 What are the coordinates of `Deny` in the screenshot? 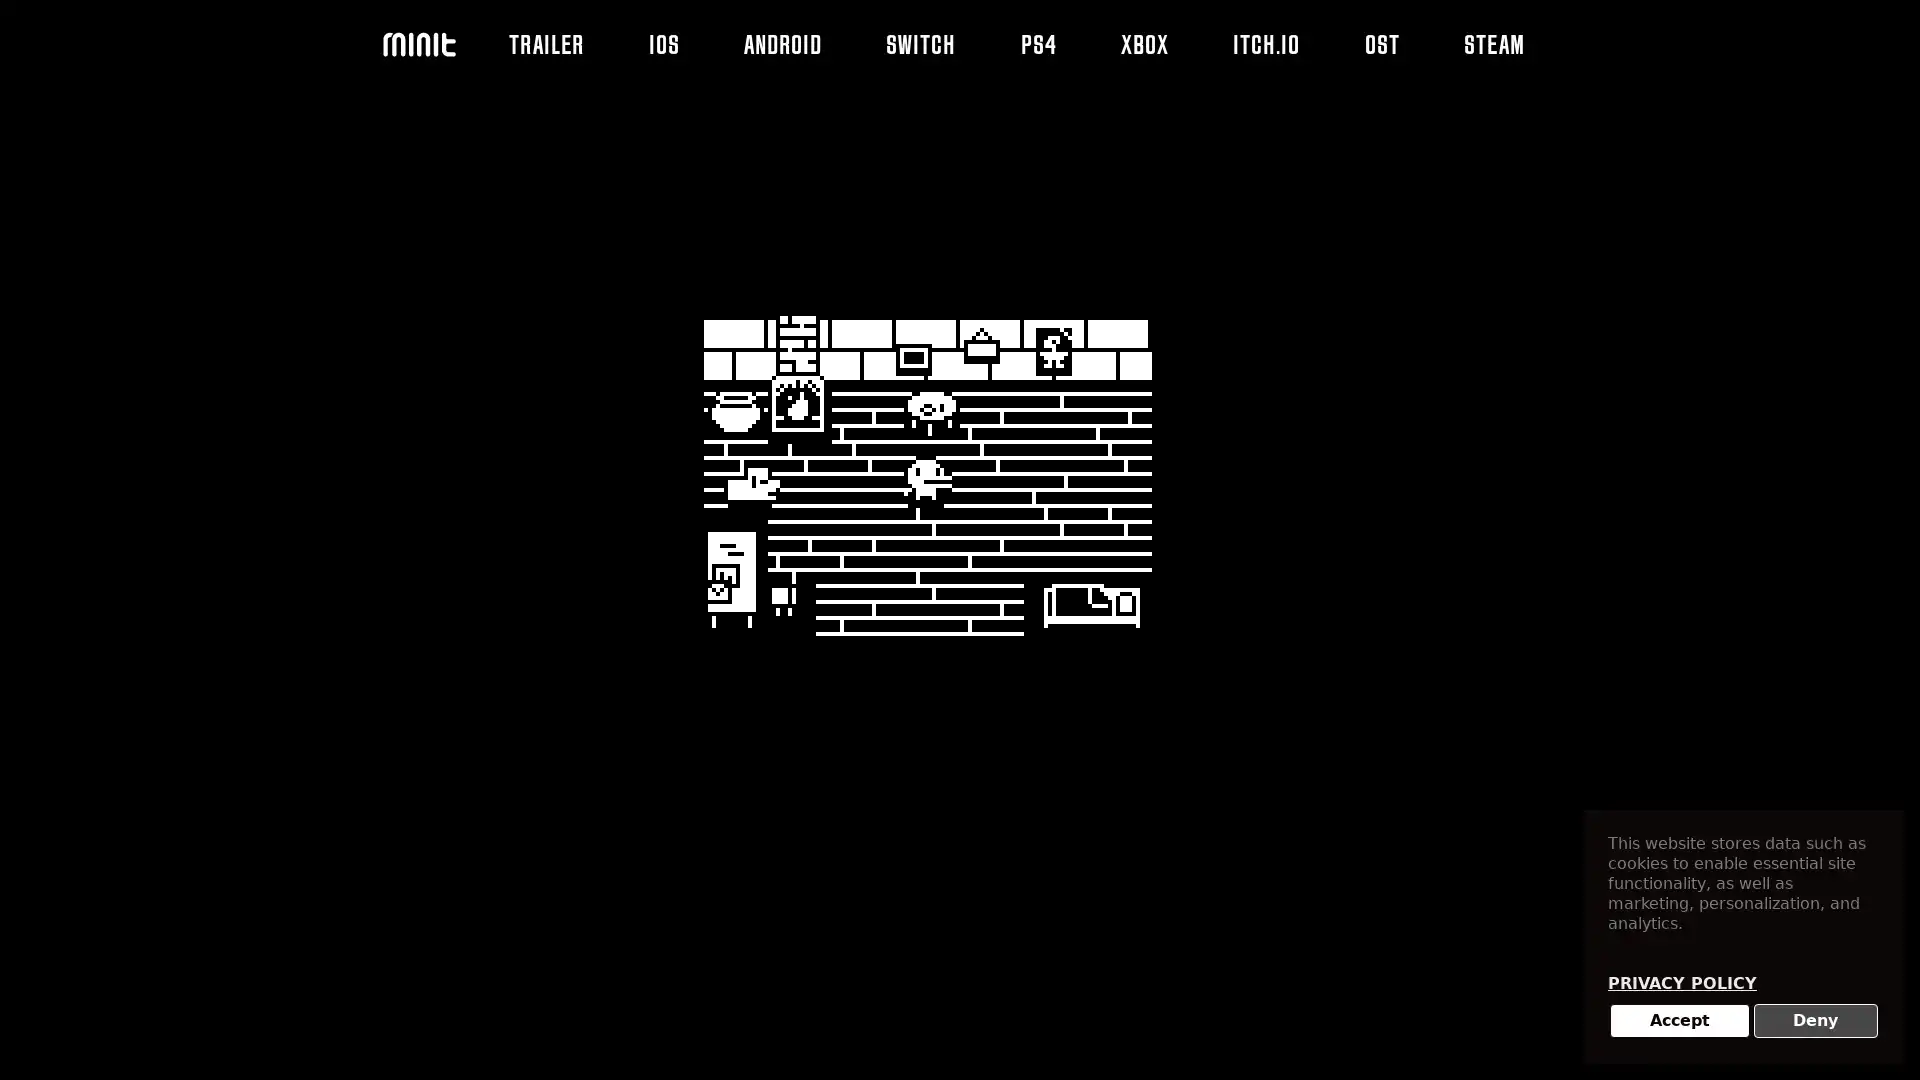 It's located at (1815, 1021).